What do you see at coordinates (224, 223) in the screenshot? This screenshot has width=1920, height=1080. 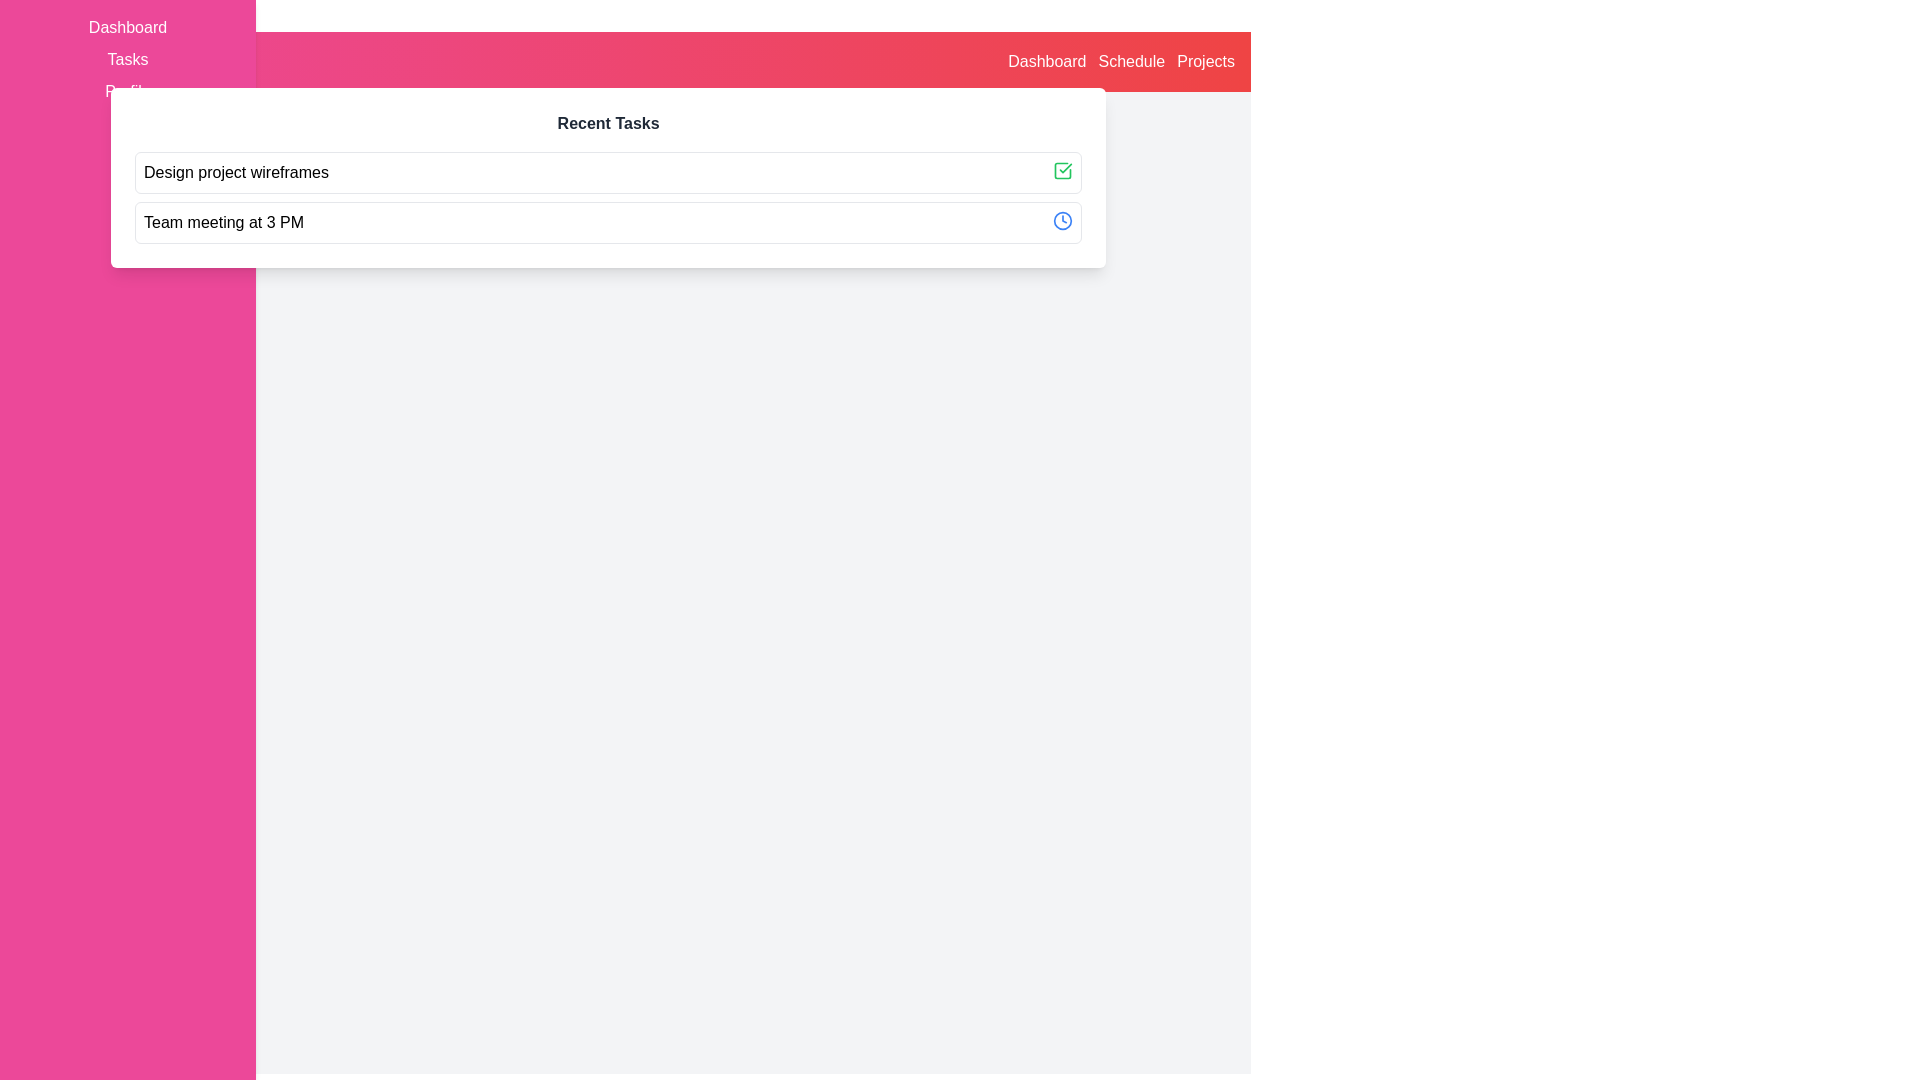 I see `the static text element displaying 'Team meeting at 3 PM', which is styled in black text on a white background and is located in the second row under the 'Recent Tasks' section` at bounding box center [224, 223].